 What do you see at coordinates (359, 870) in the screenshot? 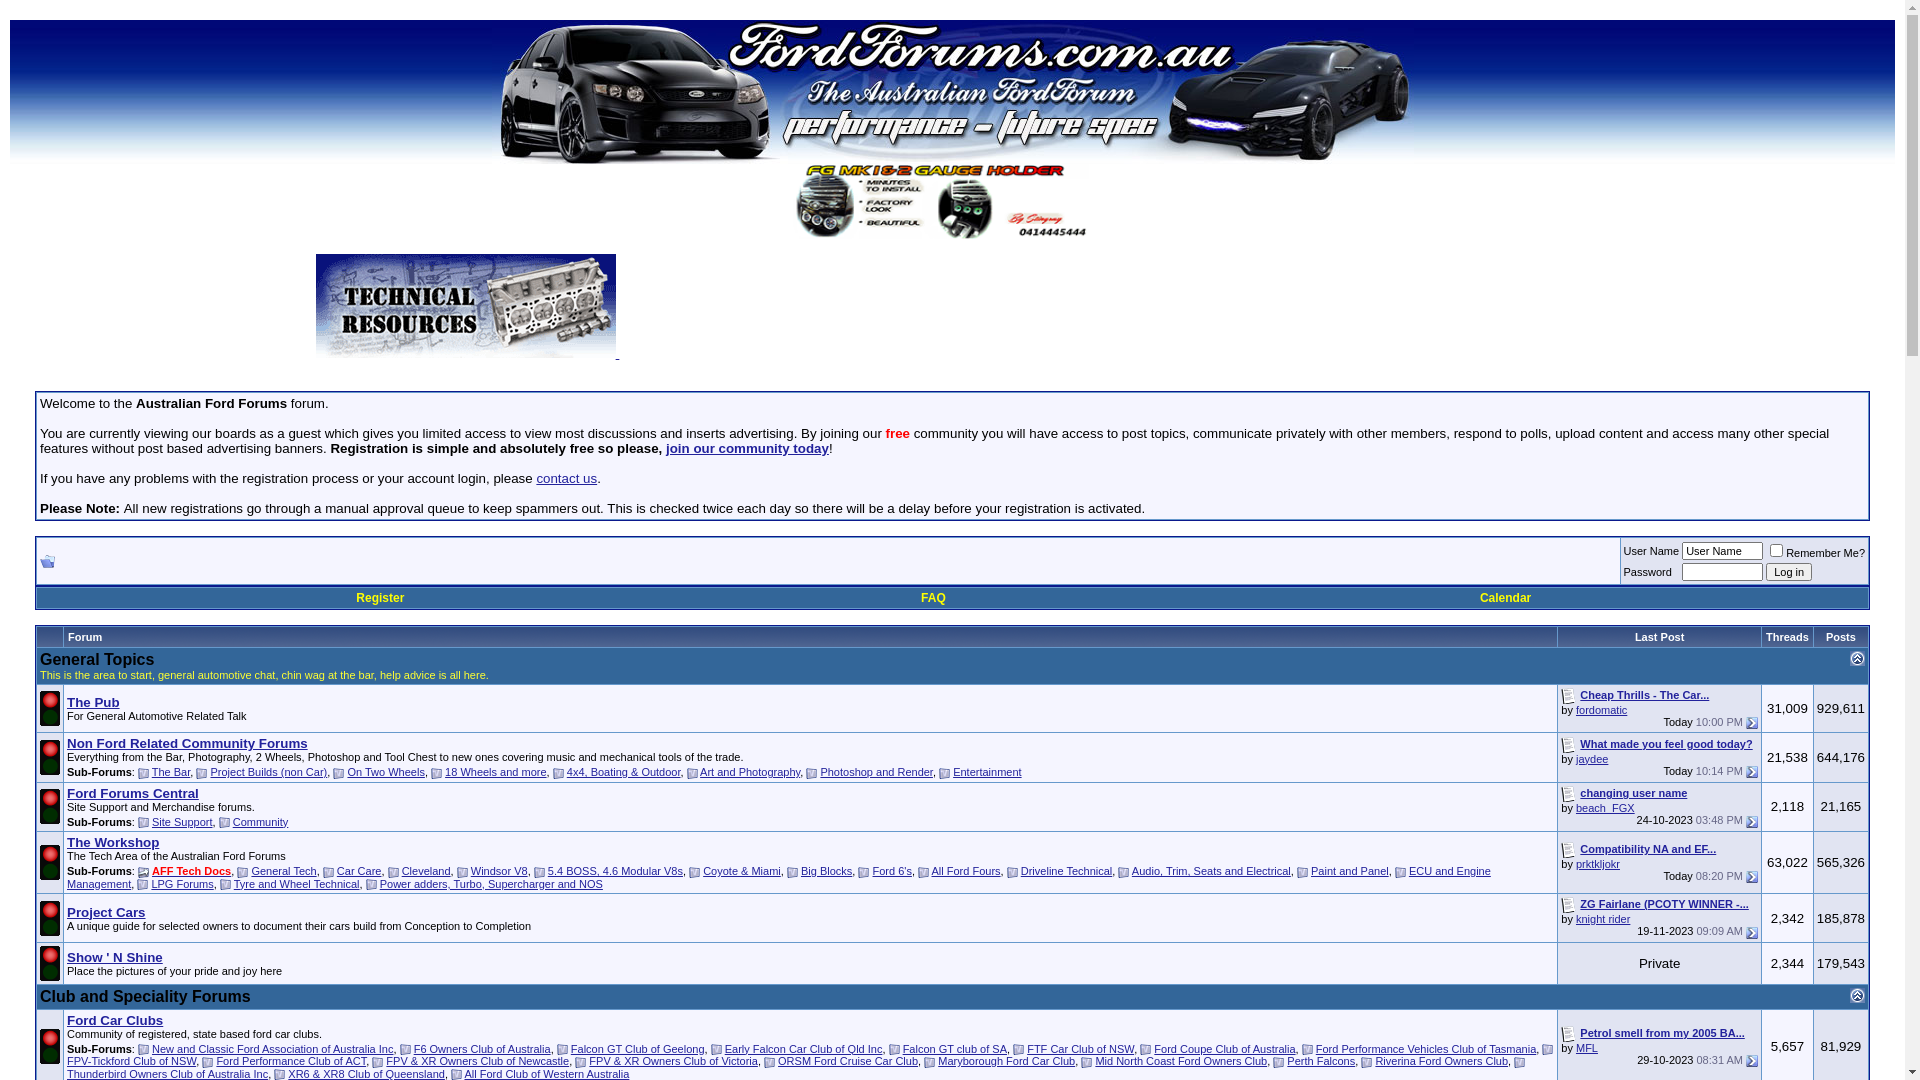
I see `'Car Care'` at bounding box center [359, 870].